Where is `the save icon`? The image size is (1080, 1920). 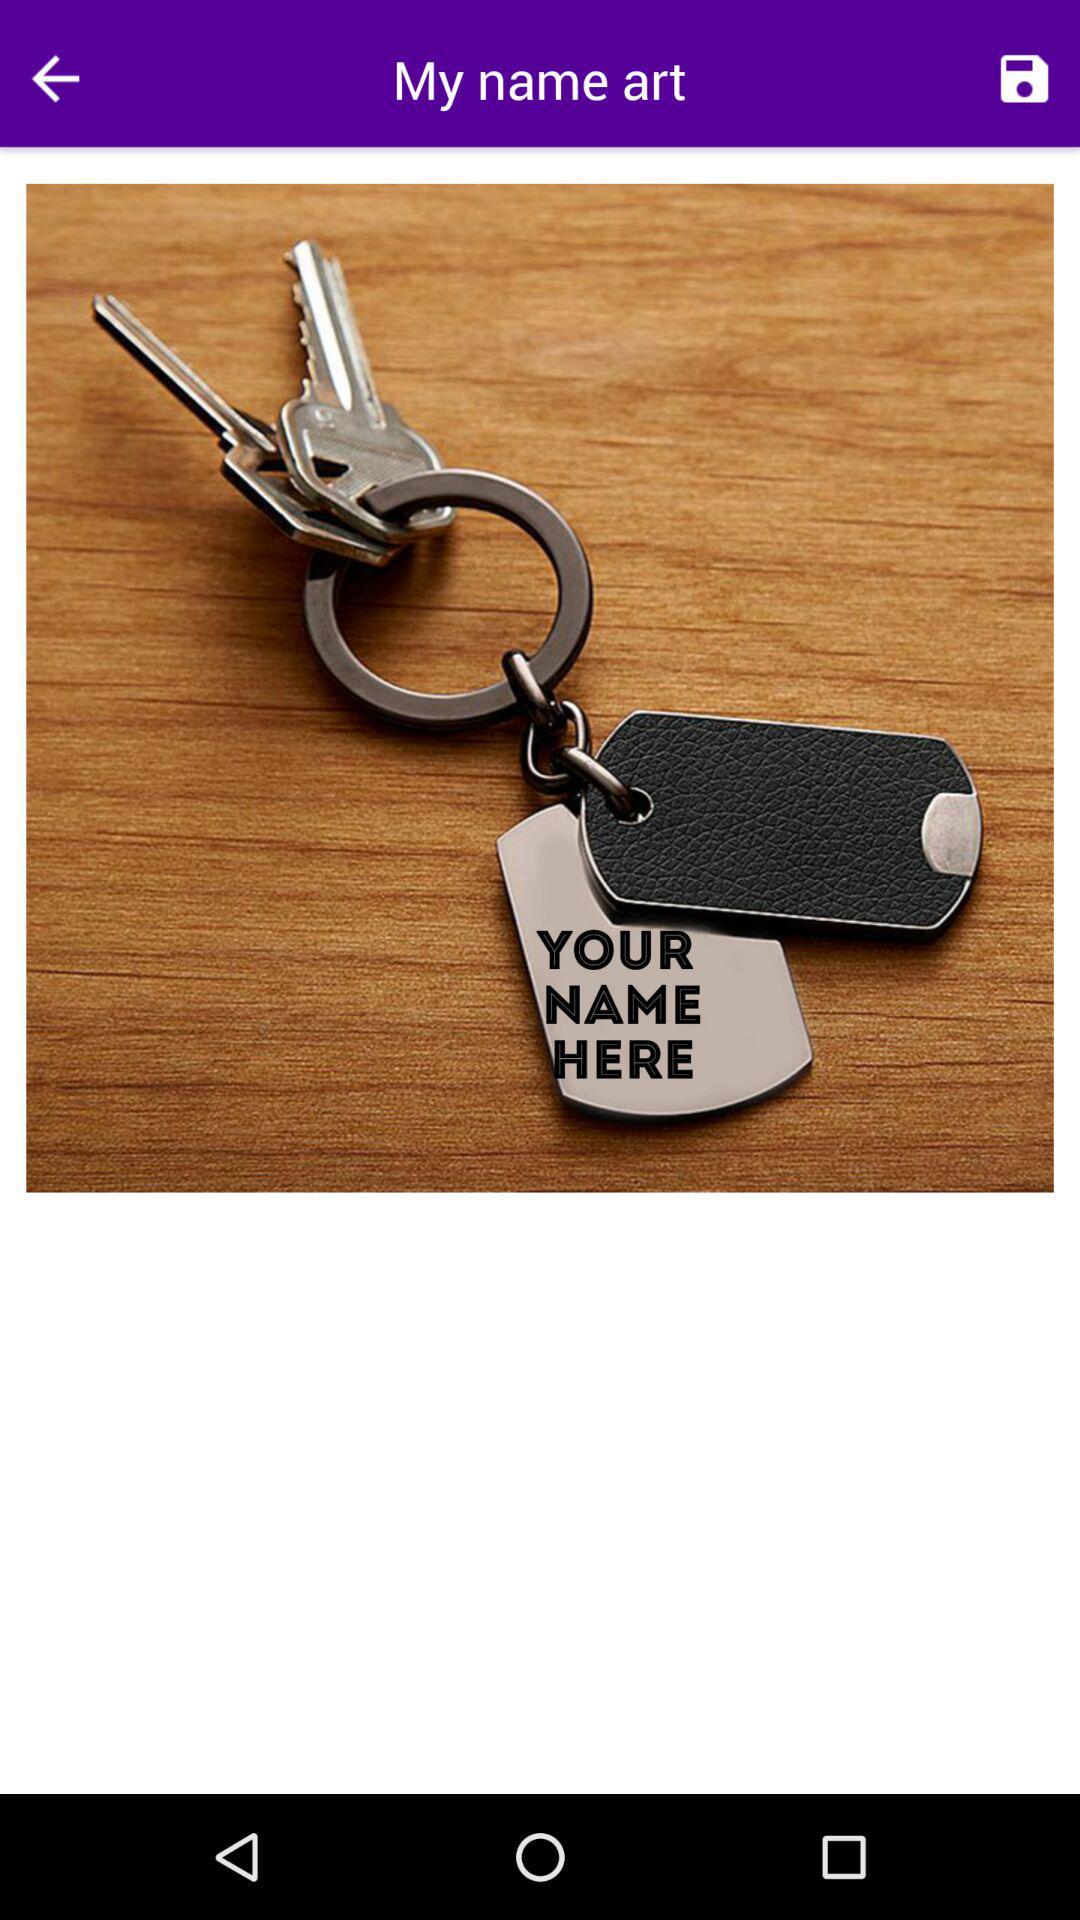 the save icon is located at coordinates (1024, 83).